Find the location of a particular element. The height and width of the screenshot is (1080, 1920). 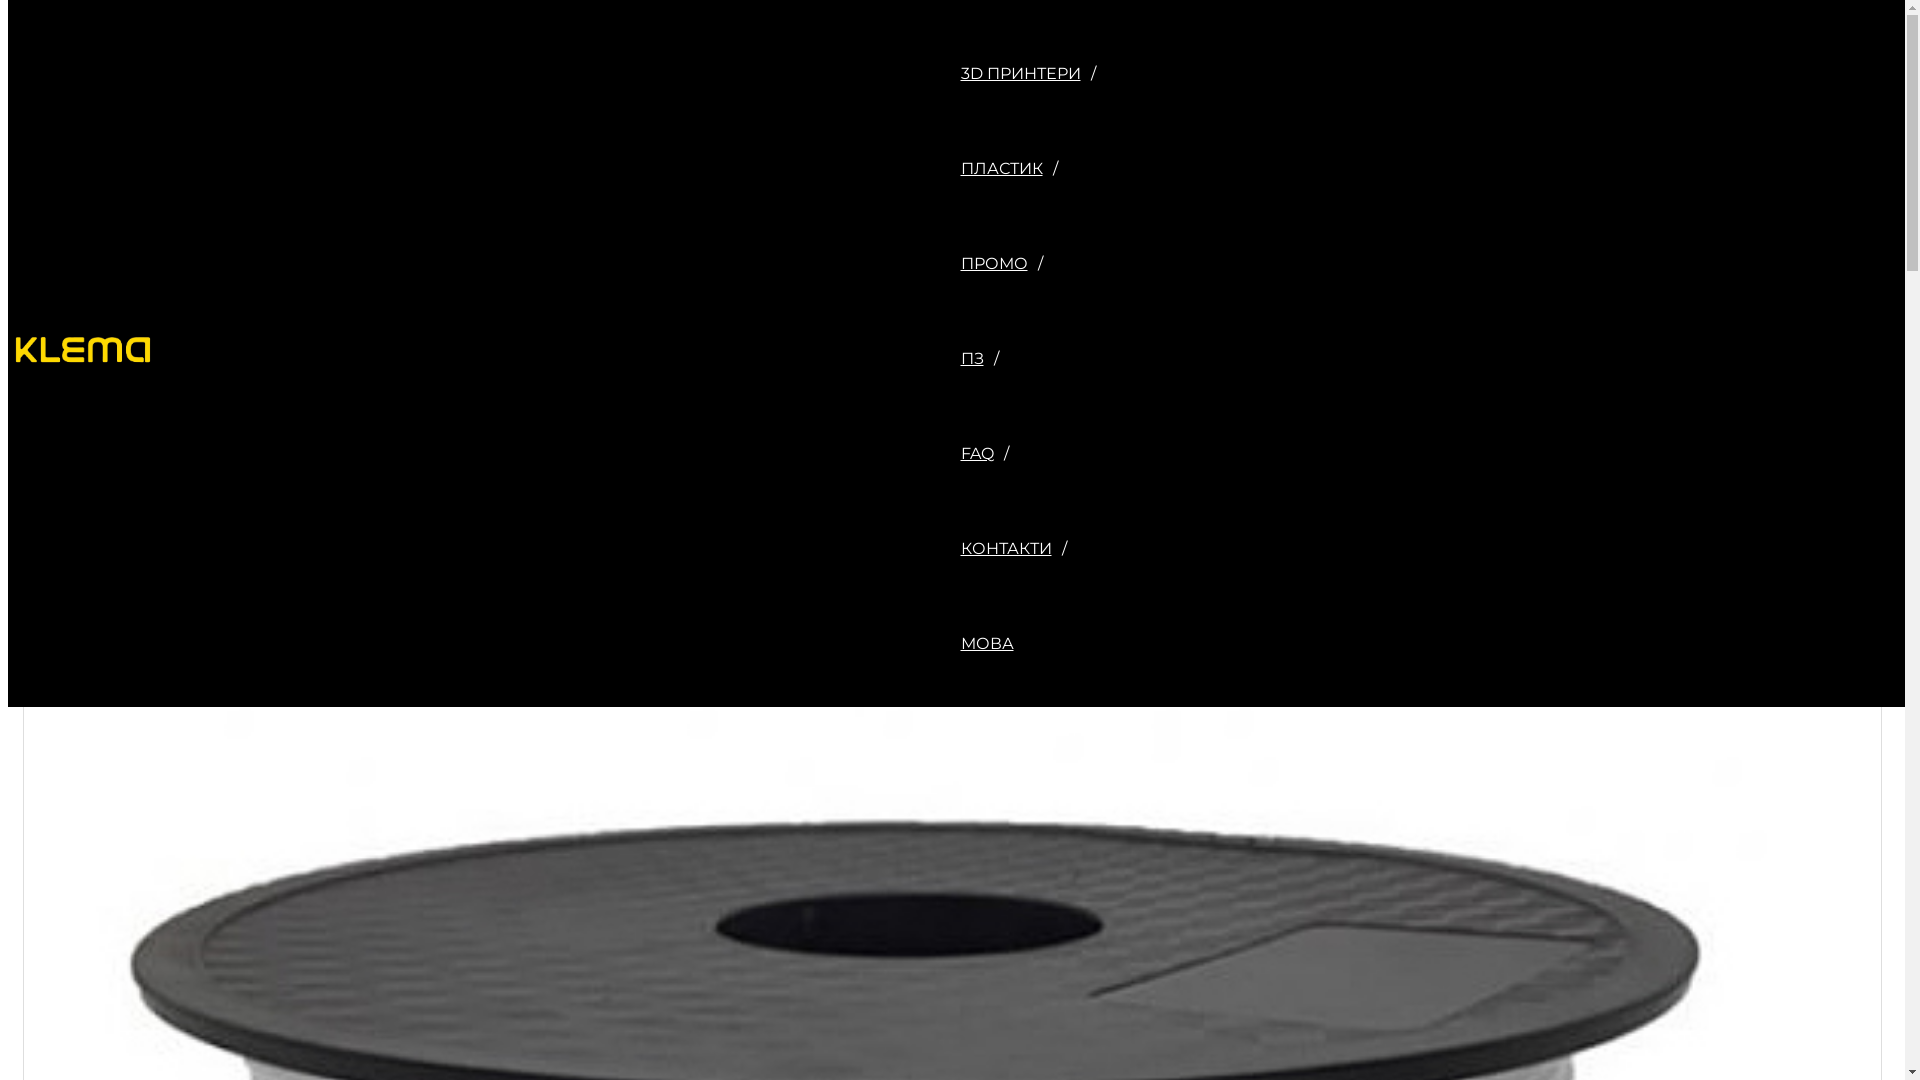

'FAQ' is located at coordinates (1032, 453).